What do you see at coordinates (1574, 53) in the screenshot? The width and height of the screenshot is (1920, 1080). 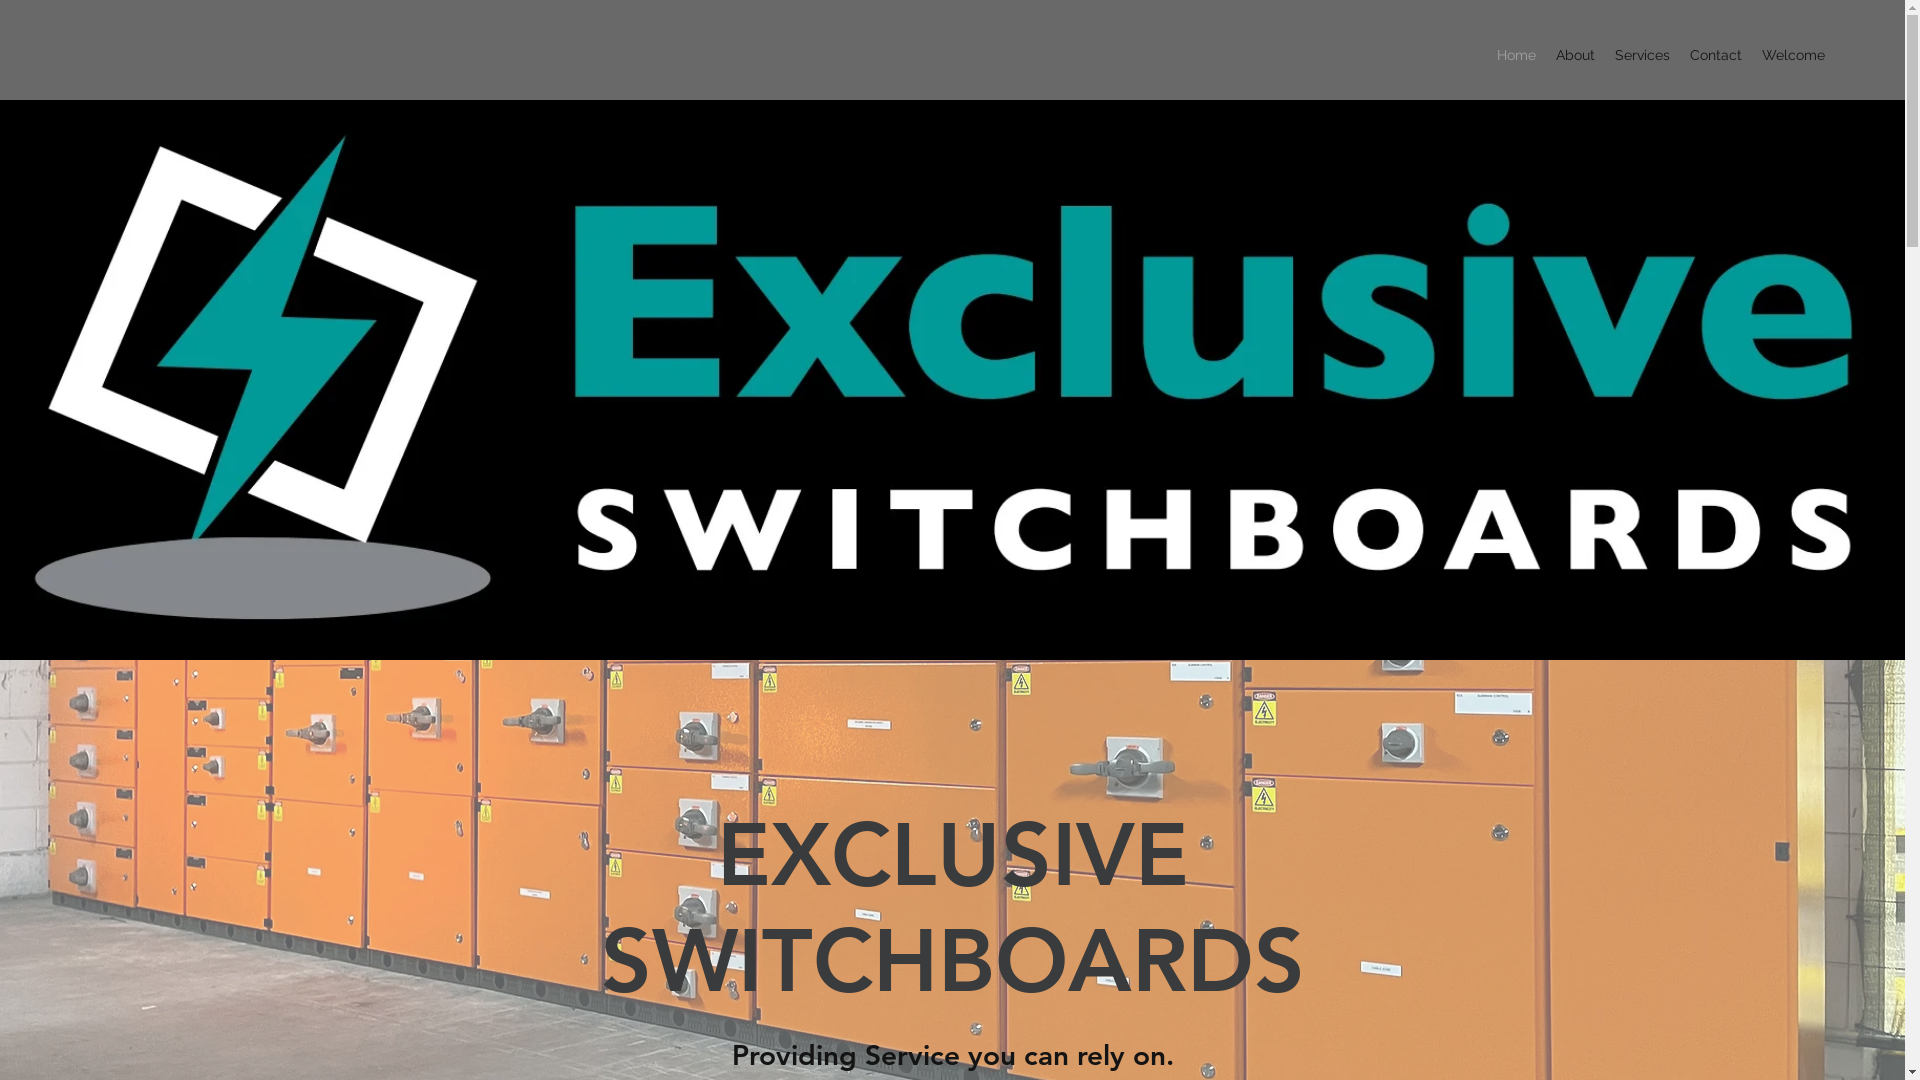 I see `'About'` at bounding box center [1574, 53].